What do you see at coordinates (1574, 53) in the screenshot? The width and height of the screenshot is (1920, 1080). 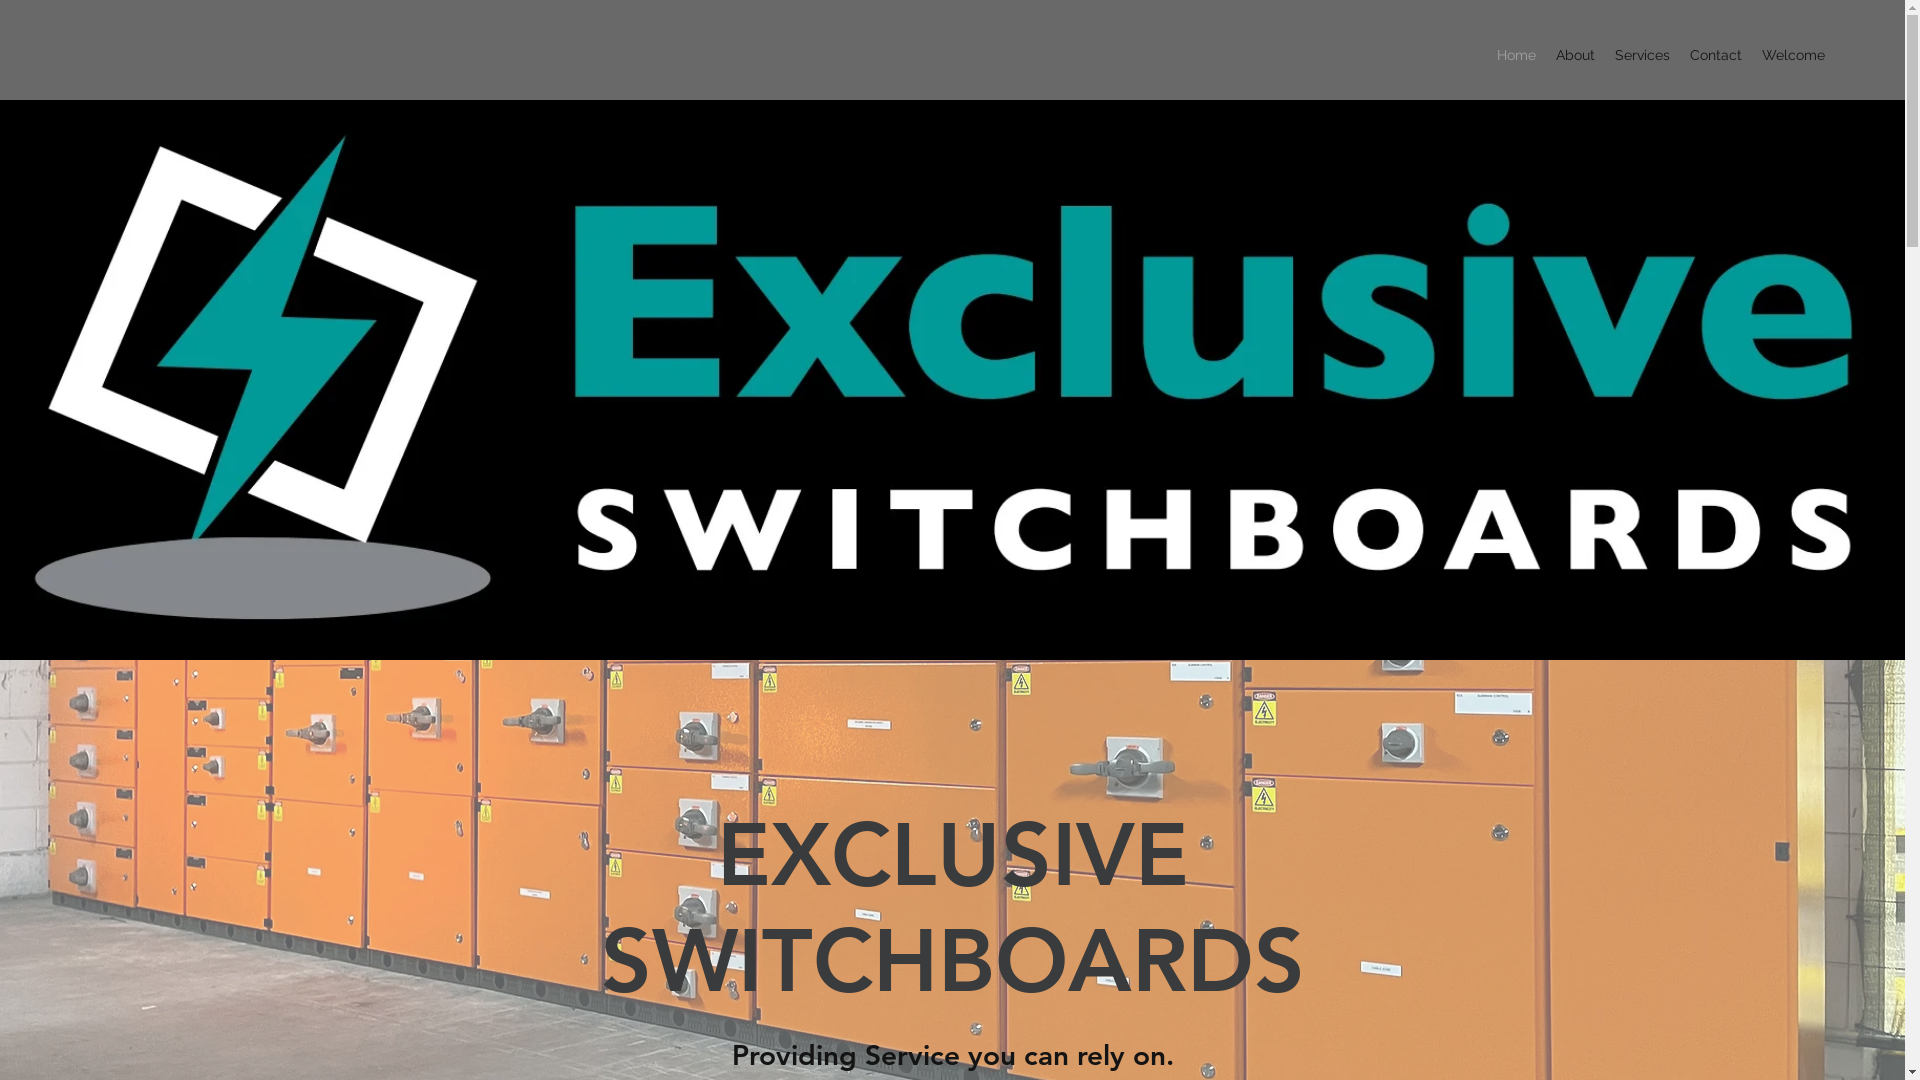 I see `'About'` at bounding box center [1574, 53].